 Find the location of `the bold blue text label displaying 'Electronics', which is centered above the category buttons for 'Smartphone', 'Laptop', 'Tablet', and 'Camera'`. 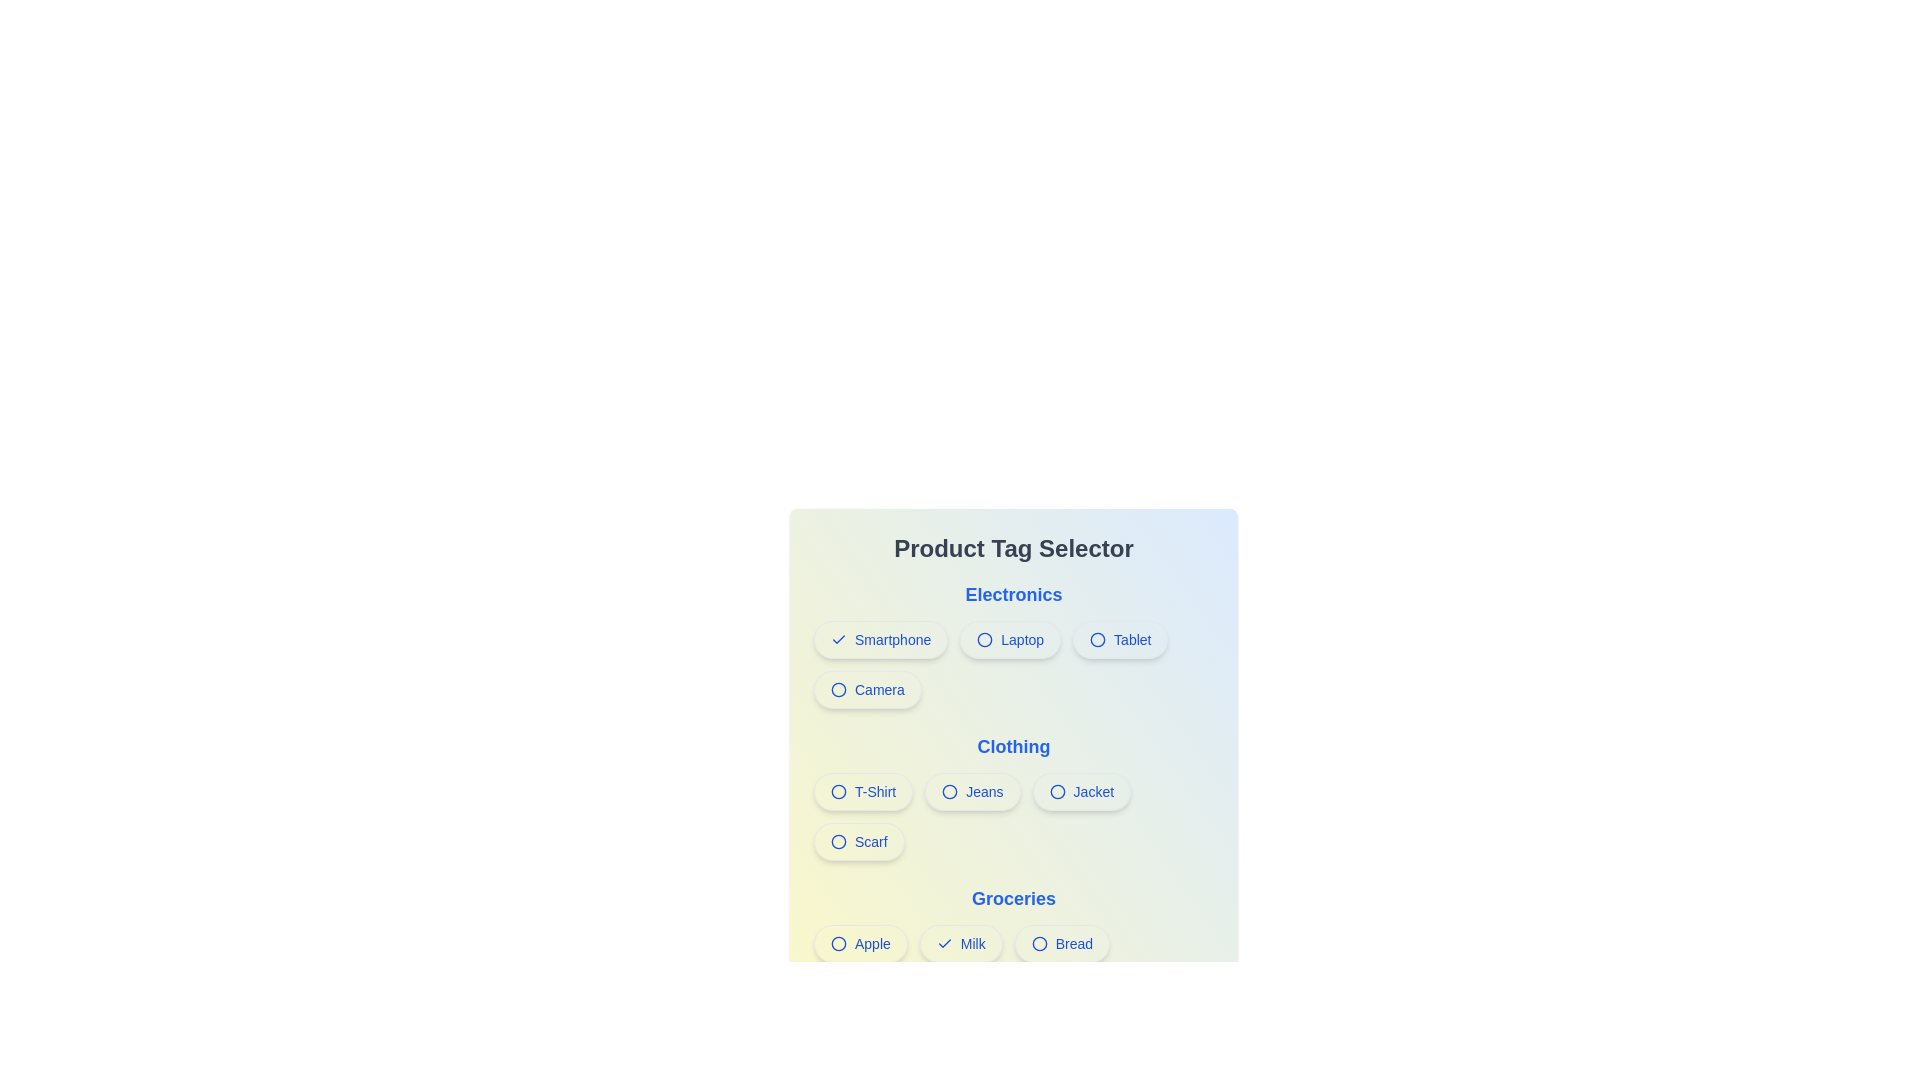

the bold blue text label displaying 'Electronics', which is centered above the category buttons for 'Smartphone', 'Laptop', 'Tablet', and 'Camera' is located at coordinates (1013, 593).